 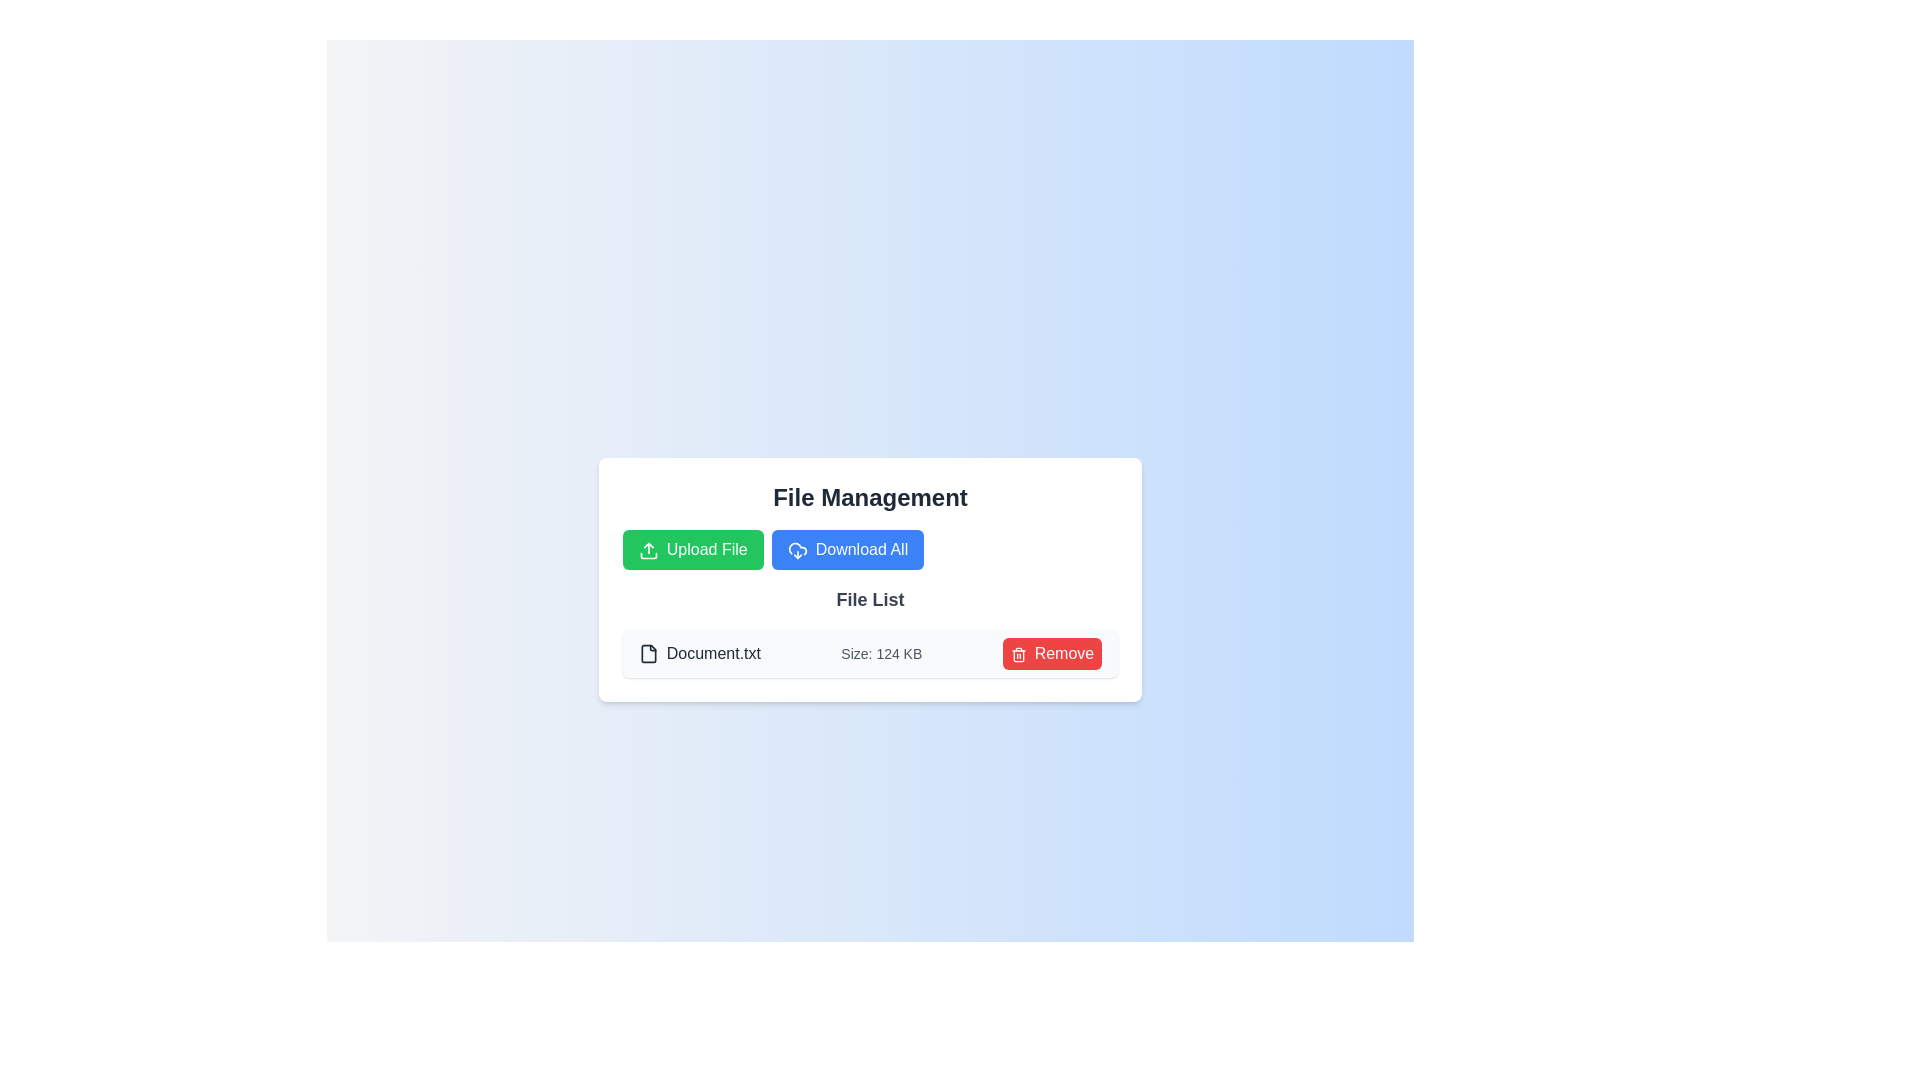 I want to click on the decorative lower rectangle of the 'Upload File' button located at the top-left of the file management interface, so click(x=648, y=555).